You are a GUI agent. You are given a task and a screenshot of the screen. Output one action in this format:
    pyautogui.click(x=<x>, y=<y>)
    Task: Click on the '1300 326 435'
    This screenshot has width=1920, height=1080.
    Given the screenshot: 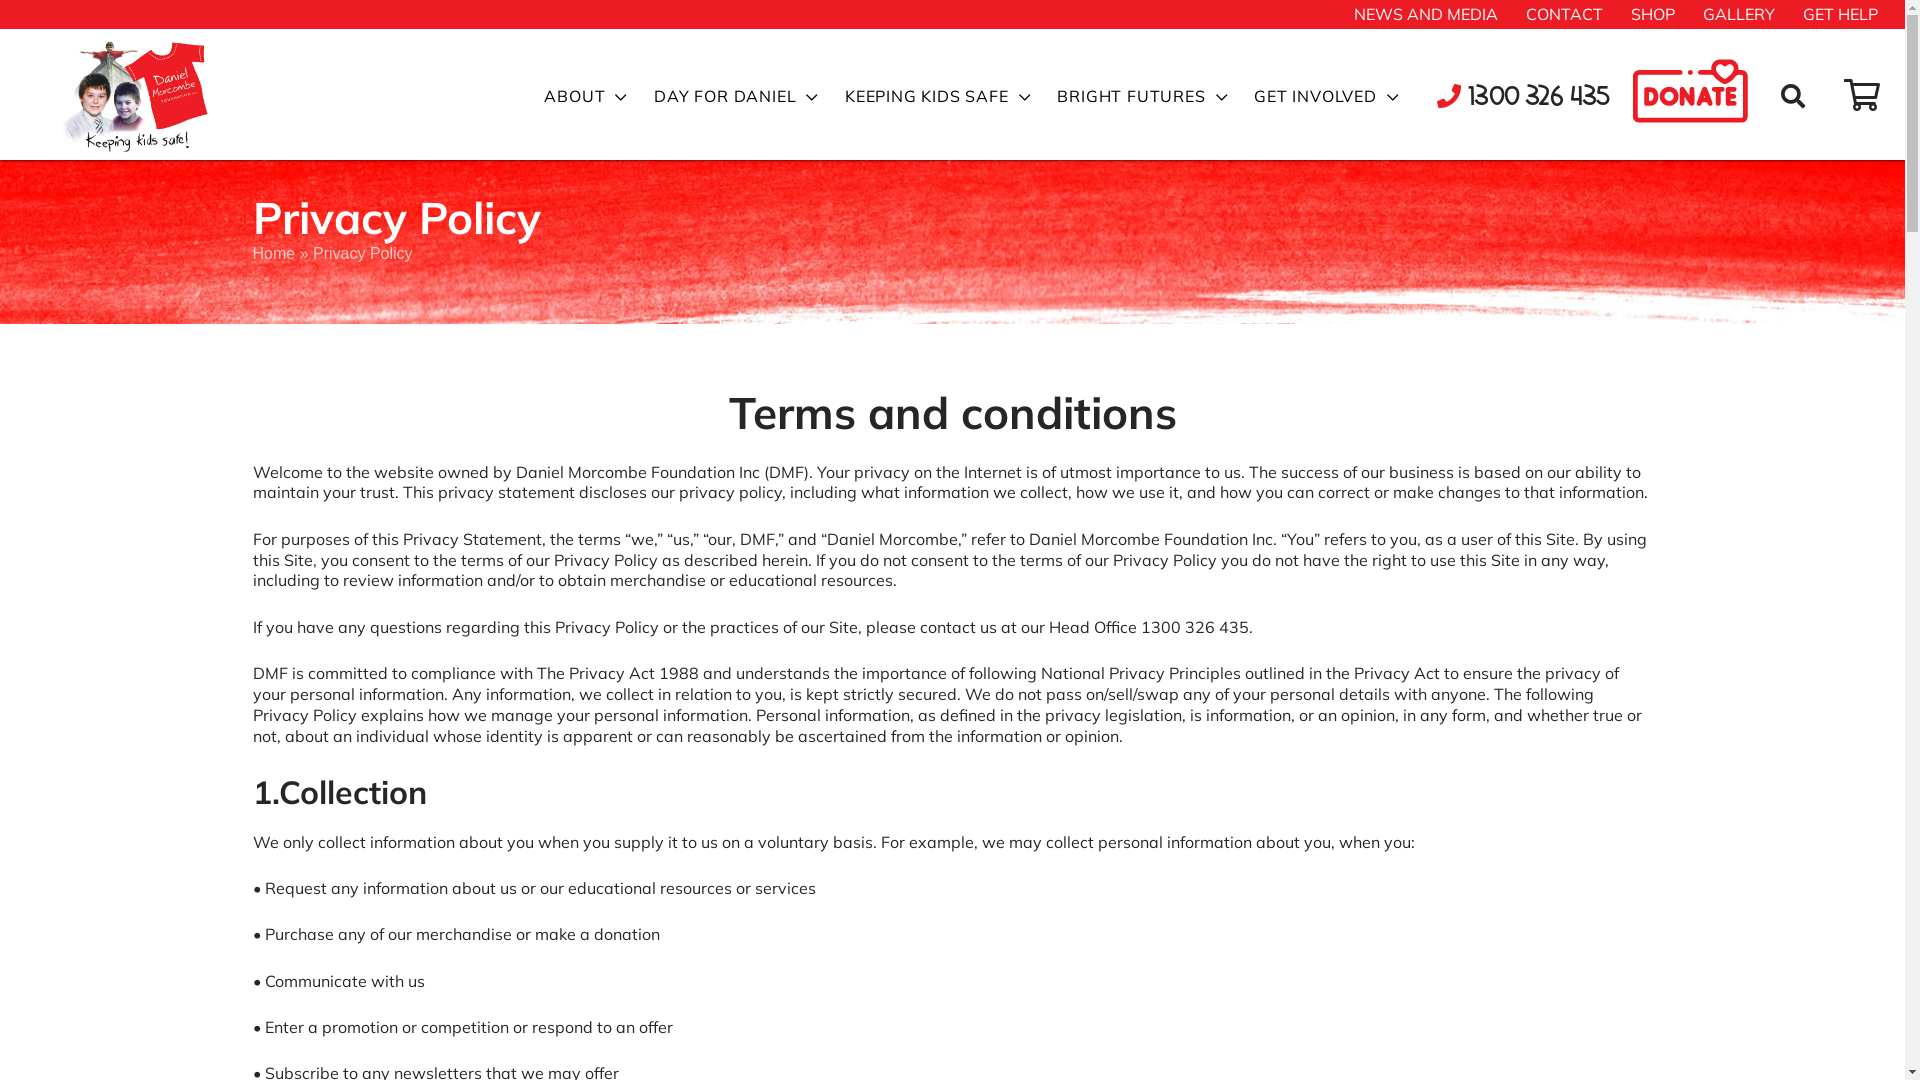 What is the action you would take?
    pyautogui.click(x=1522, y=97)
    